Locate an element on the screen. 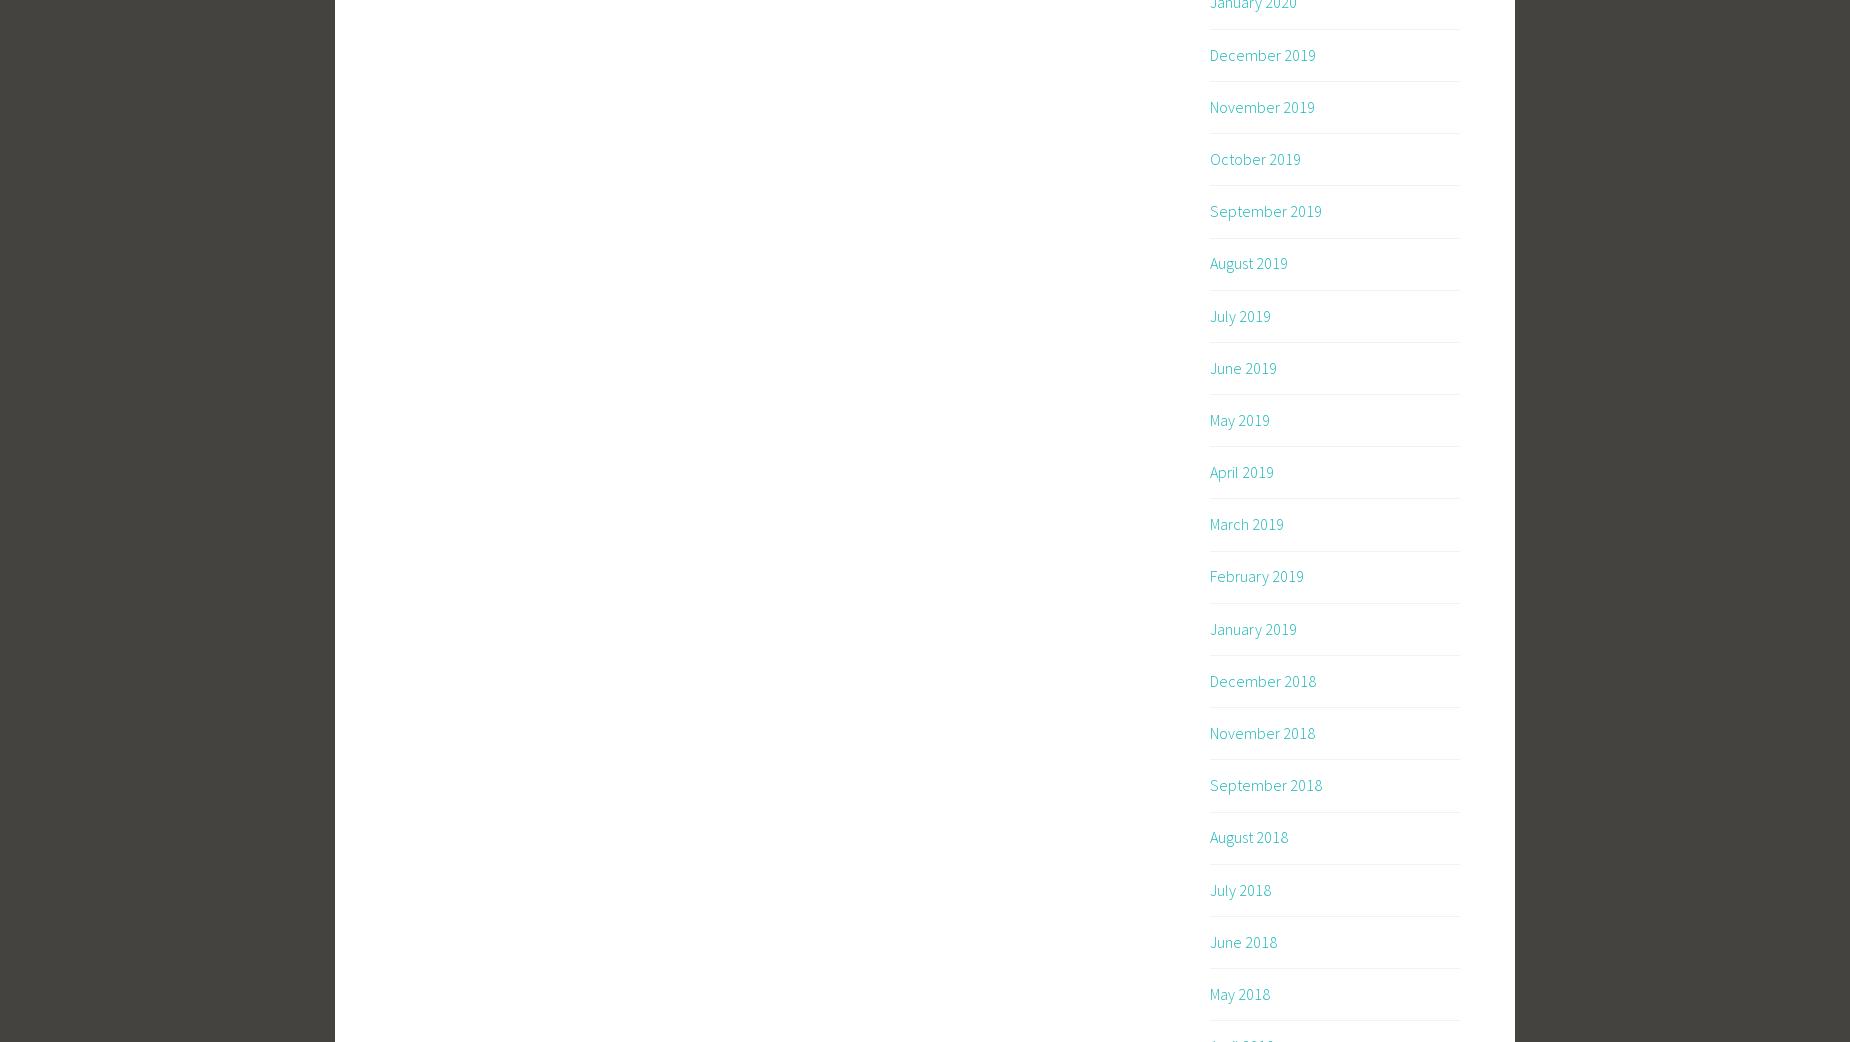 The image size is (1850, 1042). 'May 2019' is located at coordinates (1239, 417).